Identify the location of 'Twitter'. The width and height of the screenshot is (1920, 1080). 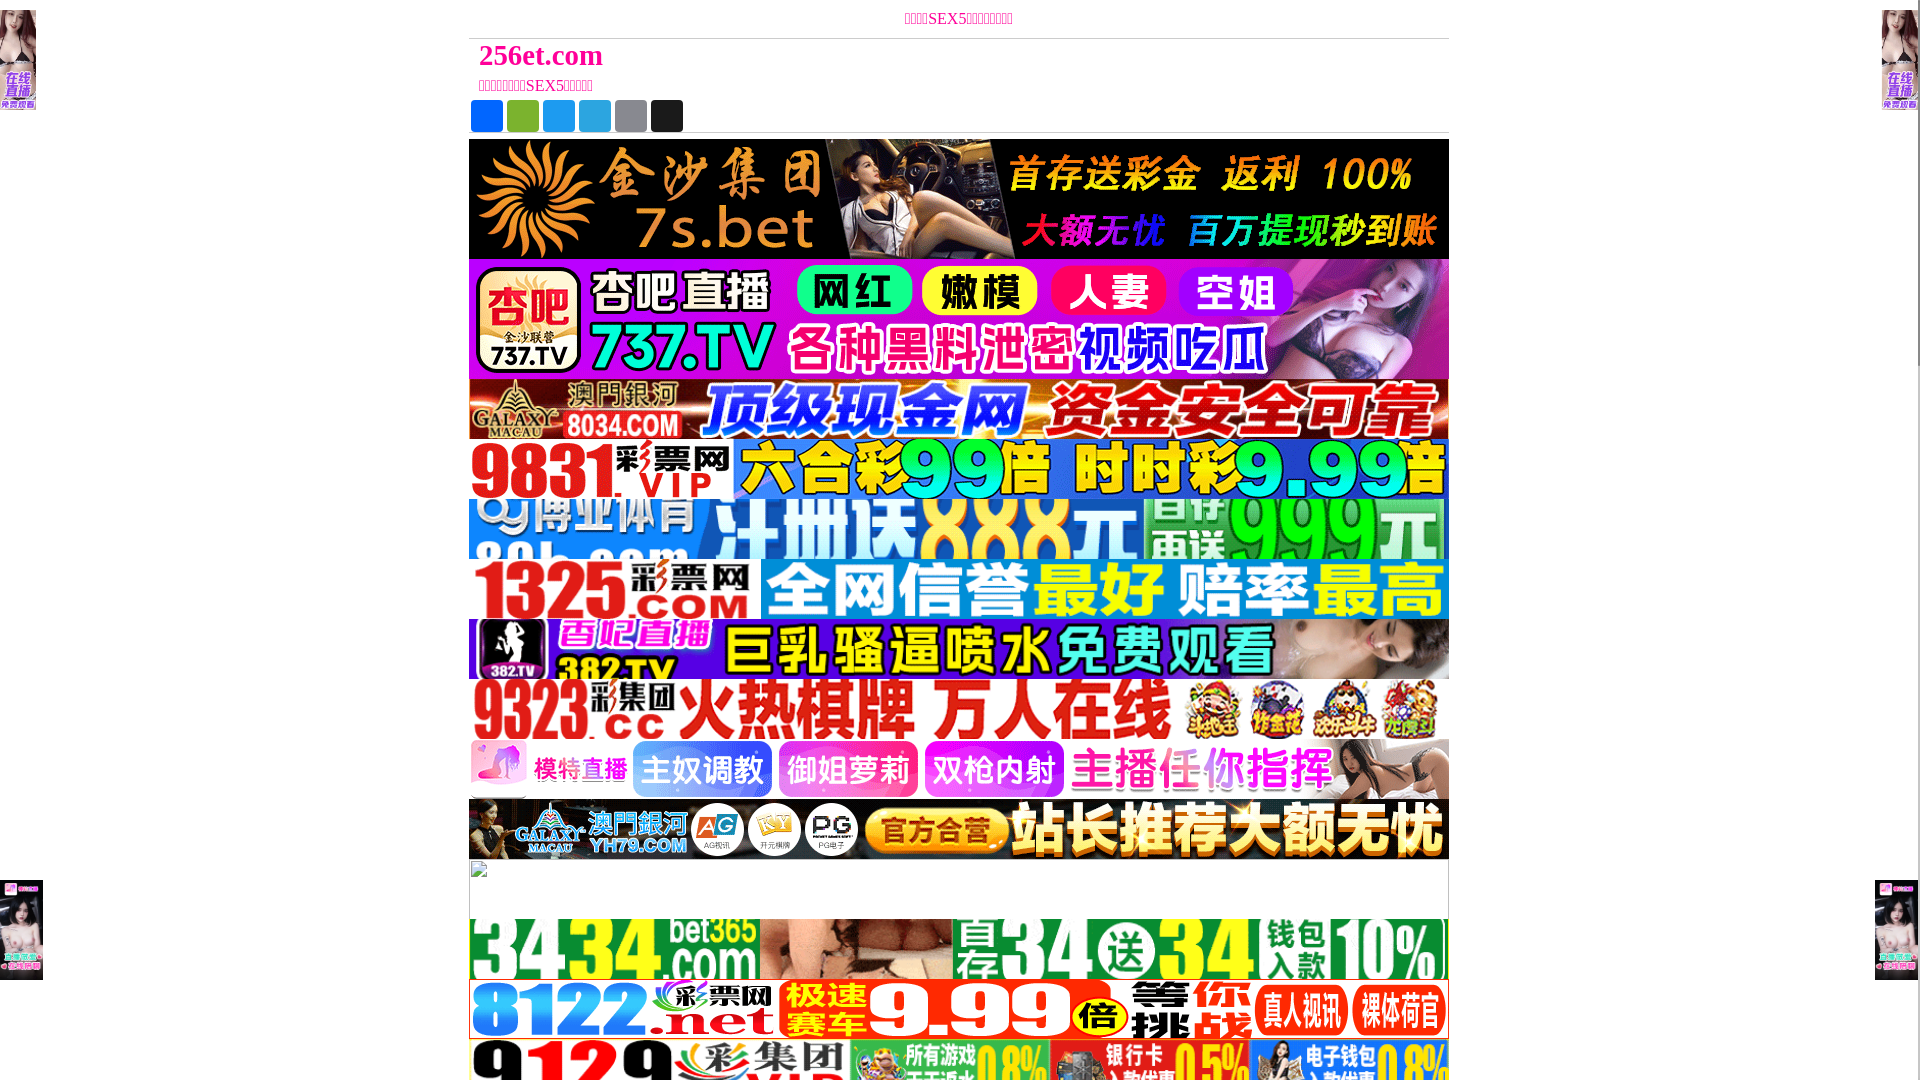
(558, 115).